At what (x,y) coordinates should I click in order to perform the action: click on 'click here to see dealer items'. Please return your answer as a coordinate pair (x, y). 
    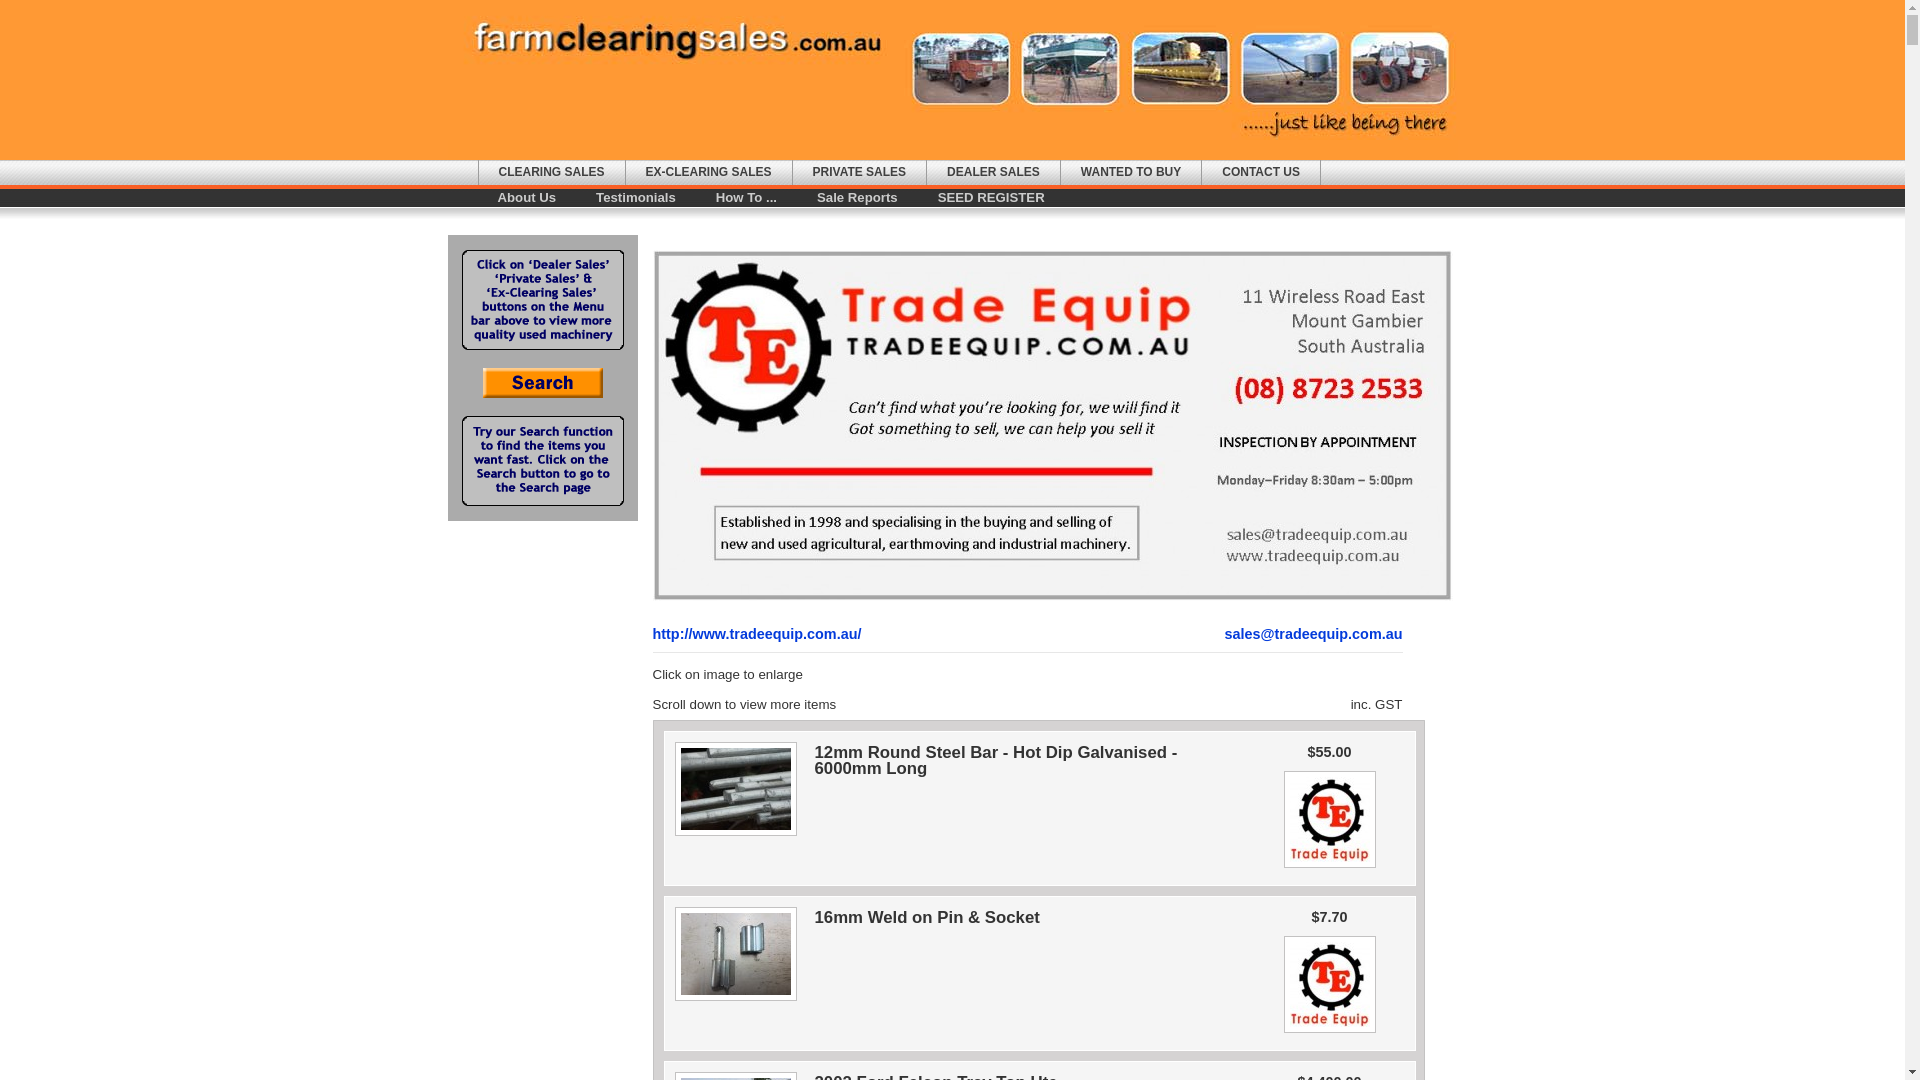
    Looking at the image, I should click on (1329, 1033).